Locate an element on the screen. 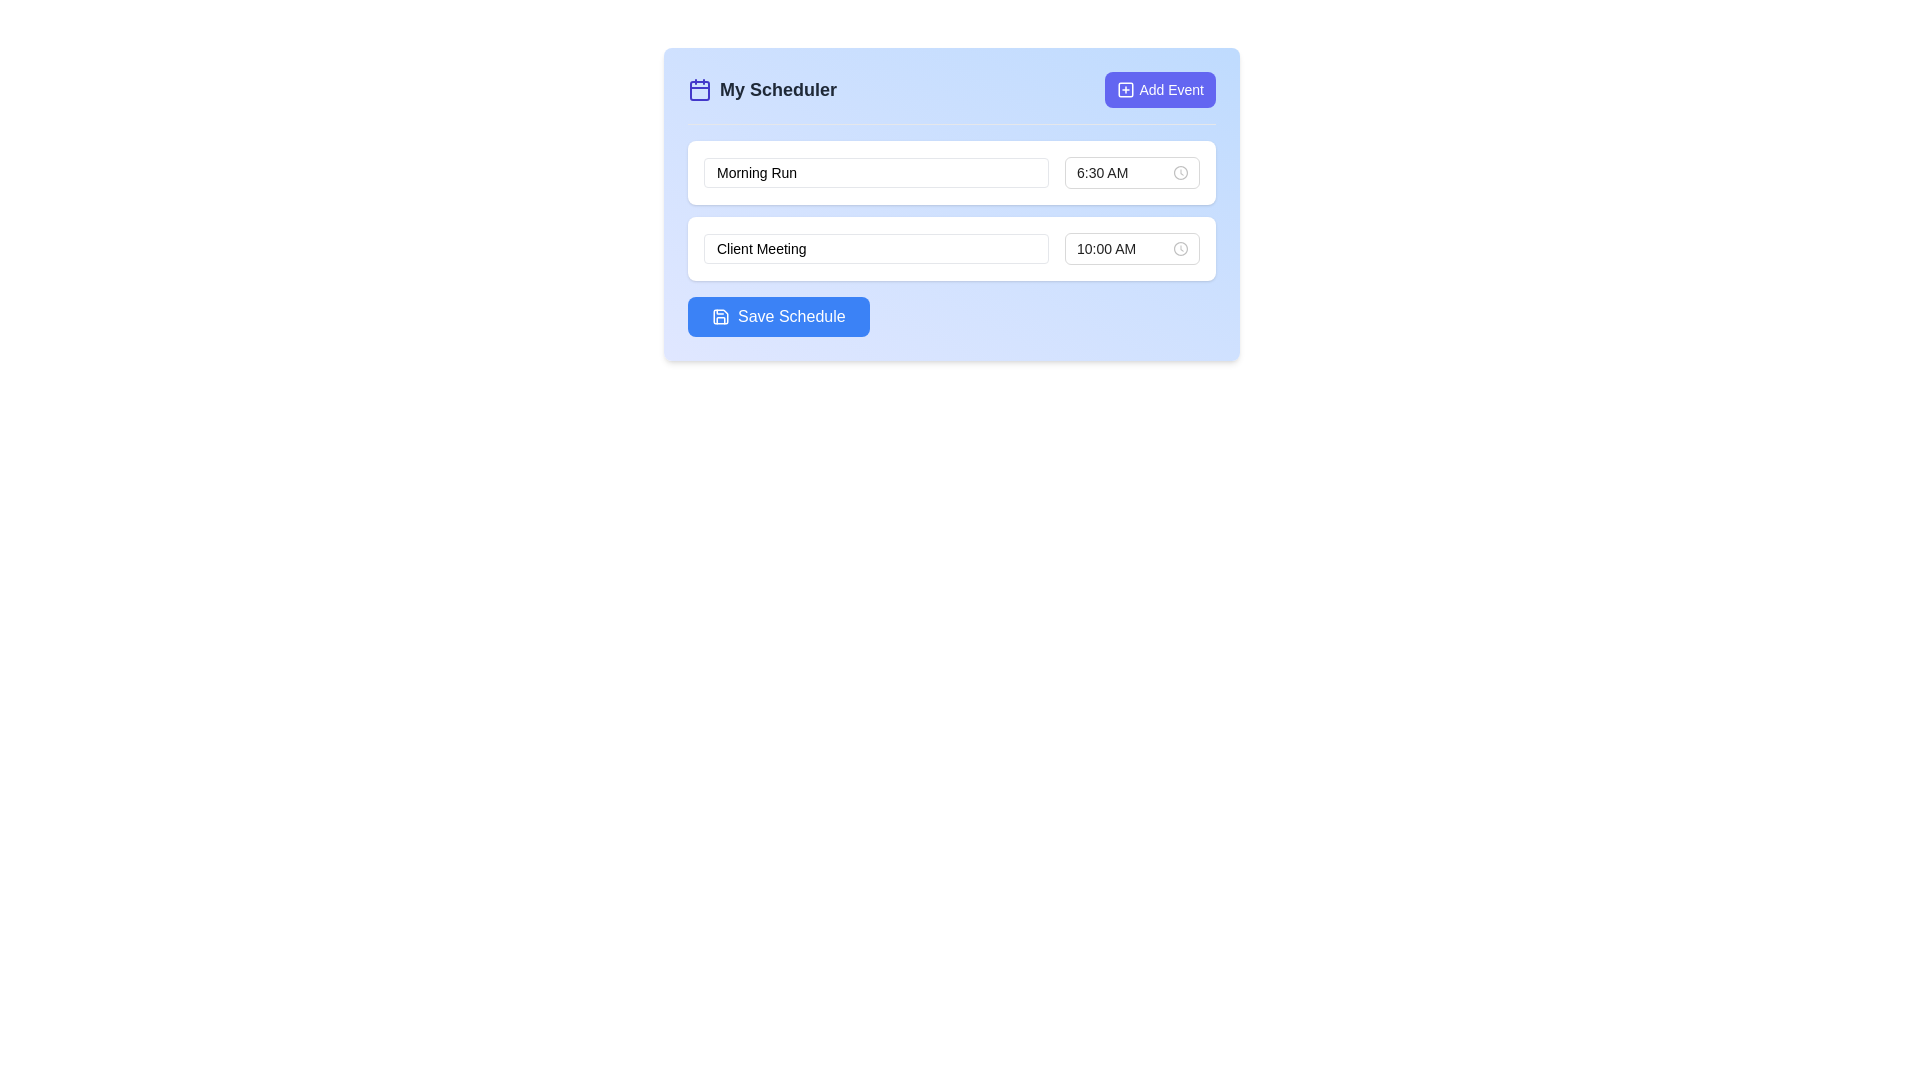 Image resolution: width=1920 pixels, height=1080 pixels. the time selection icon located at the far right of the 'Client Meeting' input field in the scheduler interface, adjacent to '10:00 AM' is located at coordinates (1180, 248).